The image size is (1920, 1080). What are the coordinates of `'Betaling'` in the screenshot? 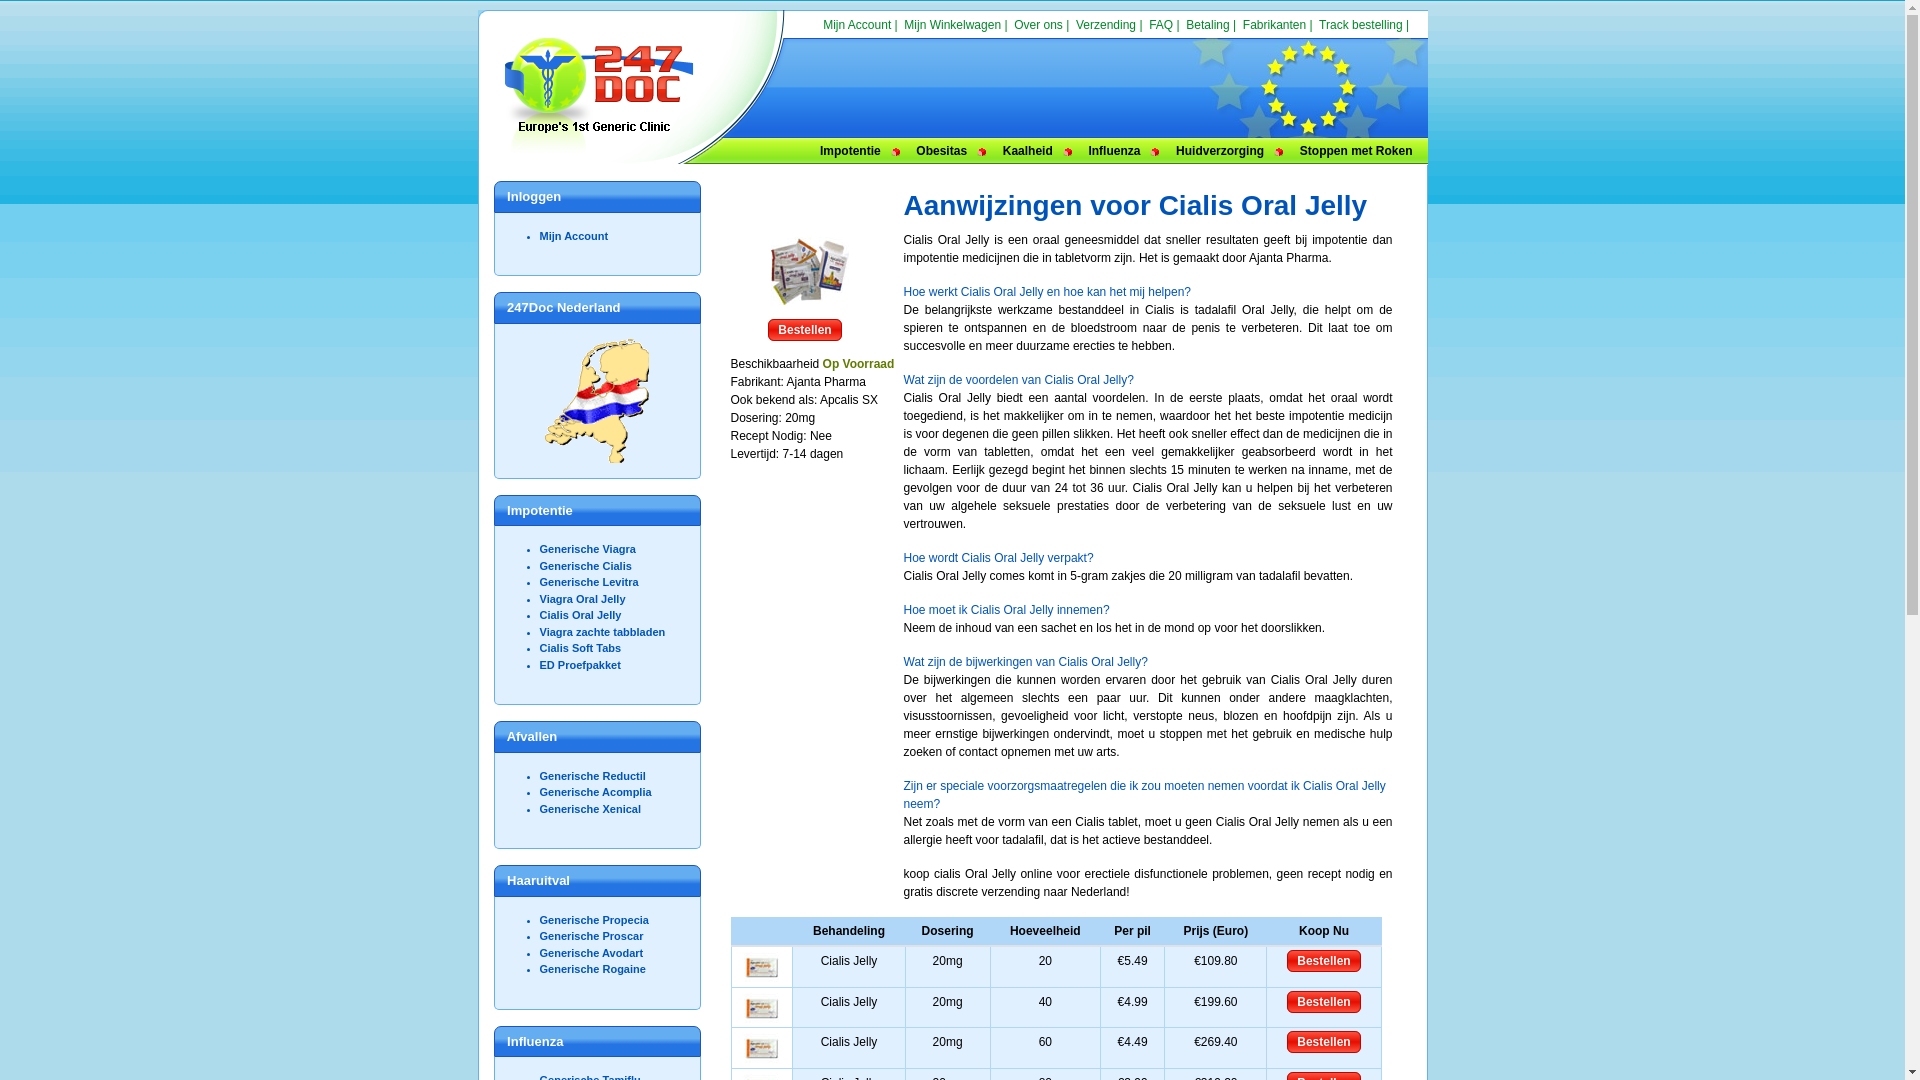 It's located at (1206, 24).